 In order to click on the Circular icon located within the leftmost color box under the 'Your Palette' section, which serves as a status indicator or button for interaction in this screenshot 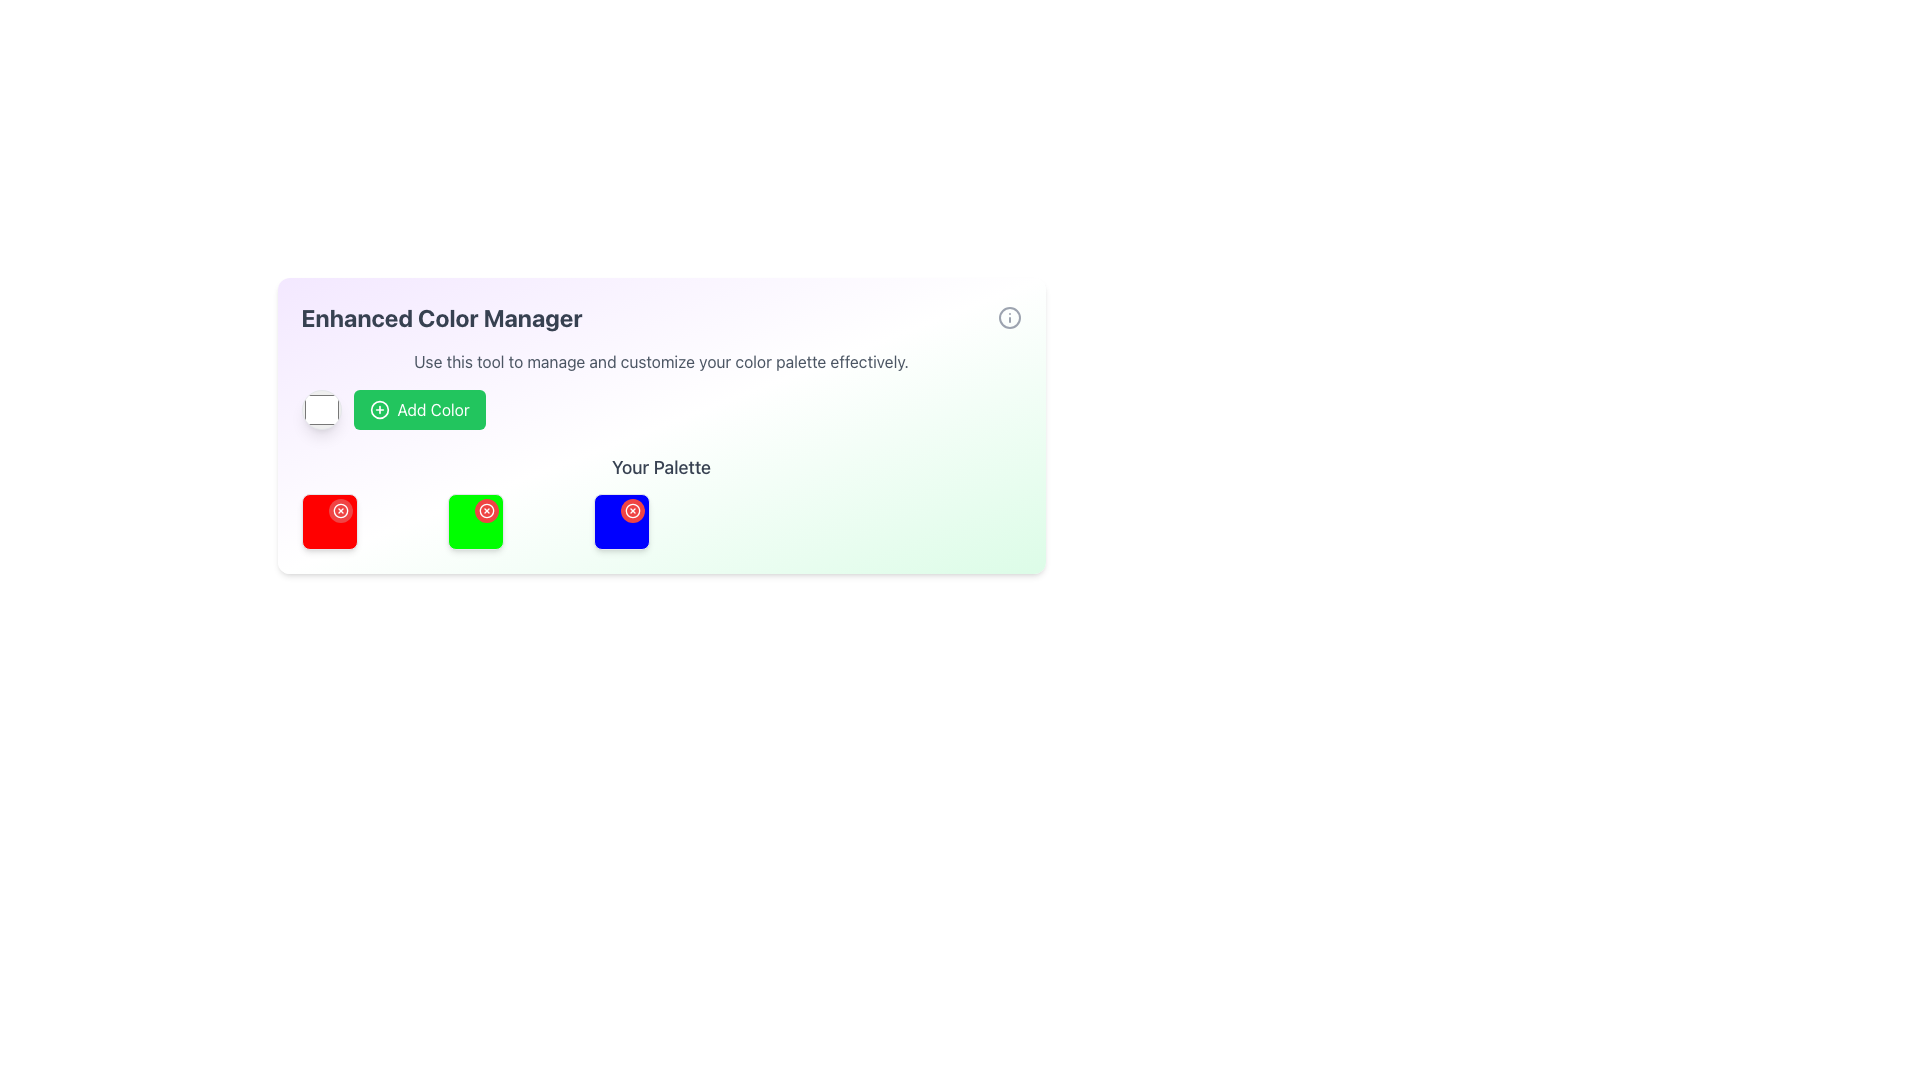, I will do `click(486, 509)`.